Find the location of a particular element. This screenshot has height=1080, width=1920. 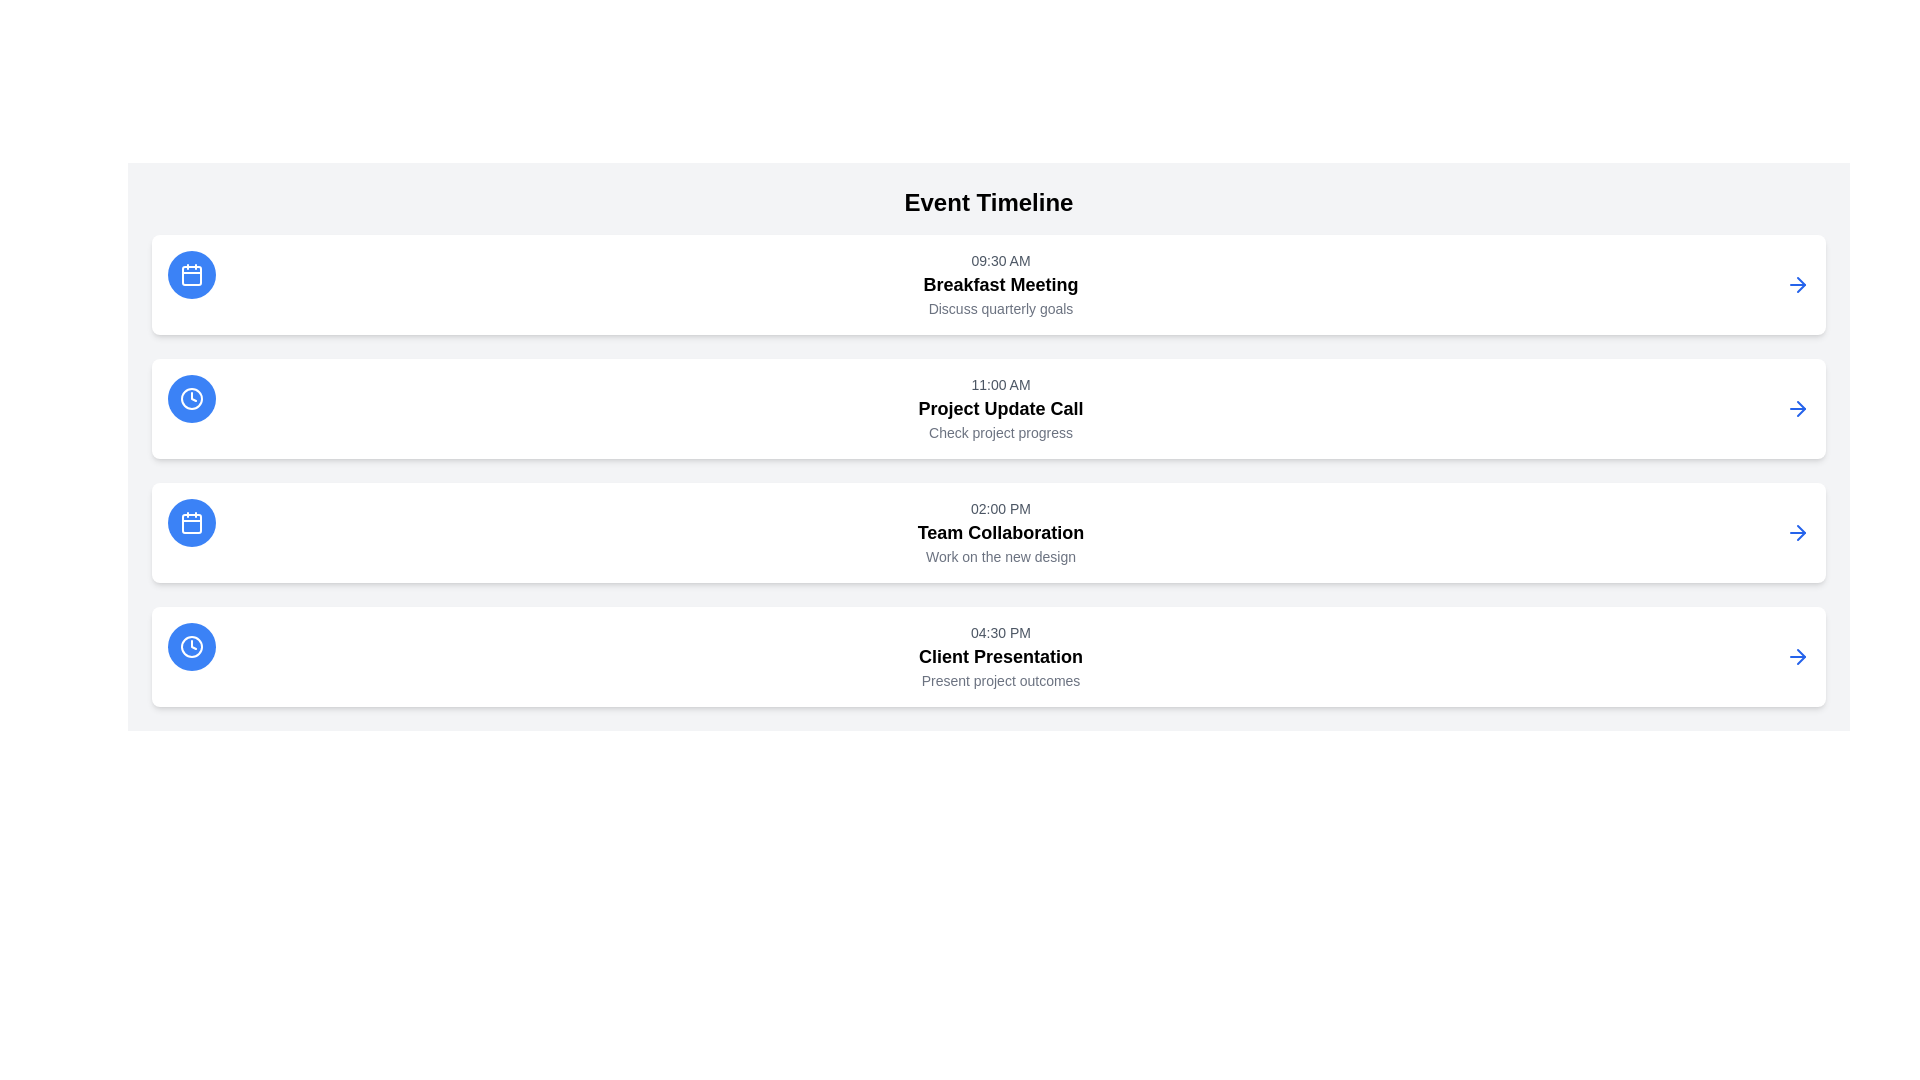

the right-pointing chevron SVG icon located at the right edge of the 'Project Update Call' entry in the Event Timeline interface is located at coordinates (1801, 407).